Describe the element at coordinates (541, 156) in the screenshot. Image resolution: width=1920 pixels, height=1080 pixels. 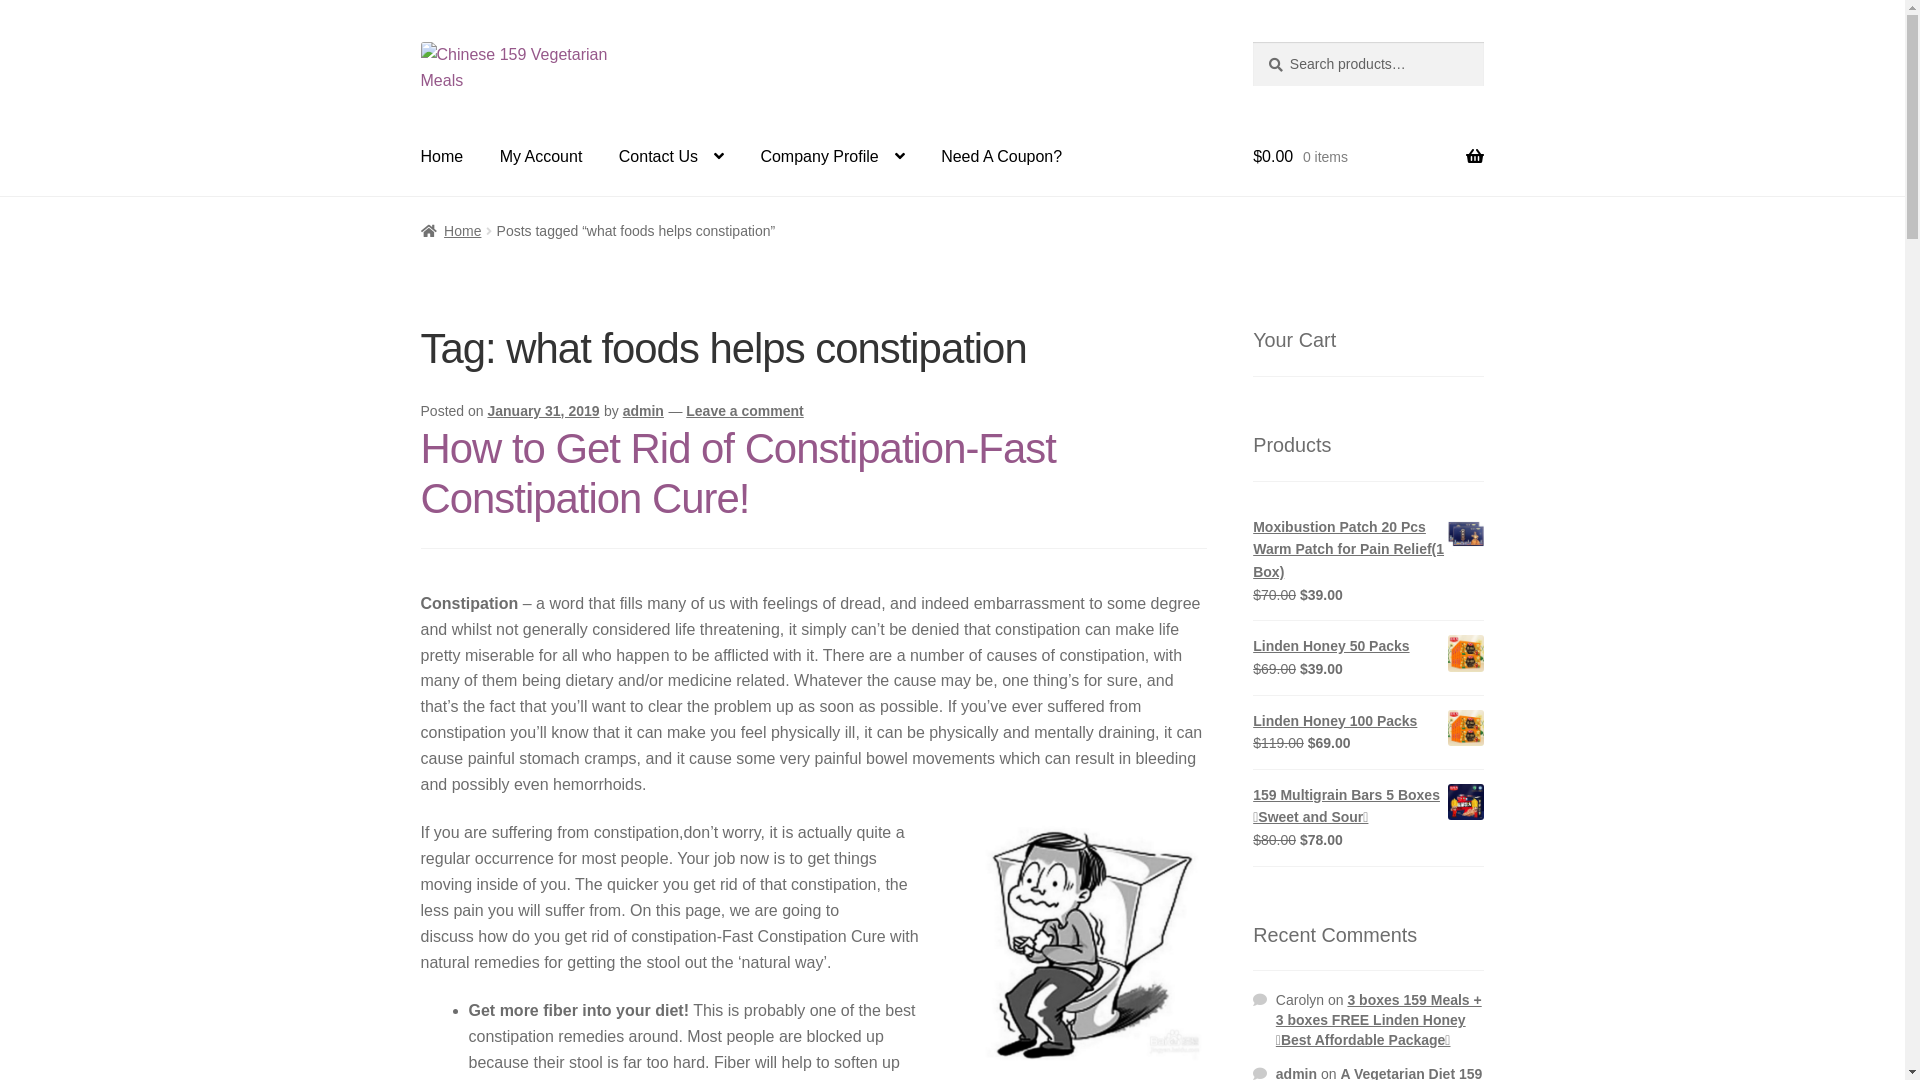
I see `'My Account'` at that location.